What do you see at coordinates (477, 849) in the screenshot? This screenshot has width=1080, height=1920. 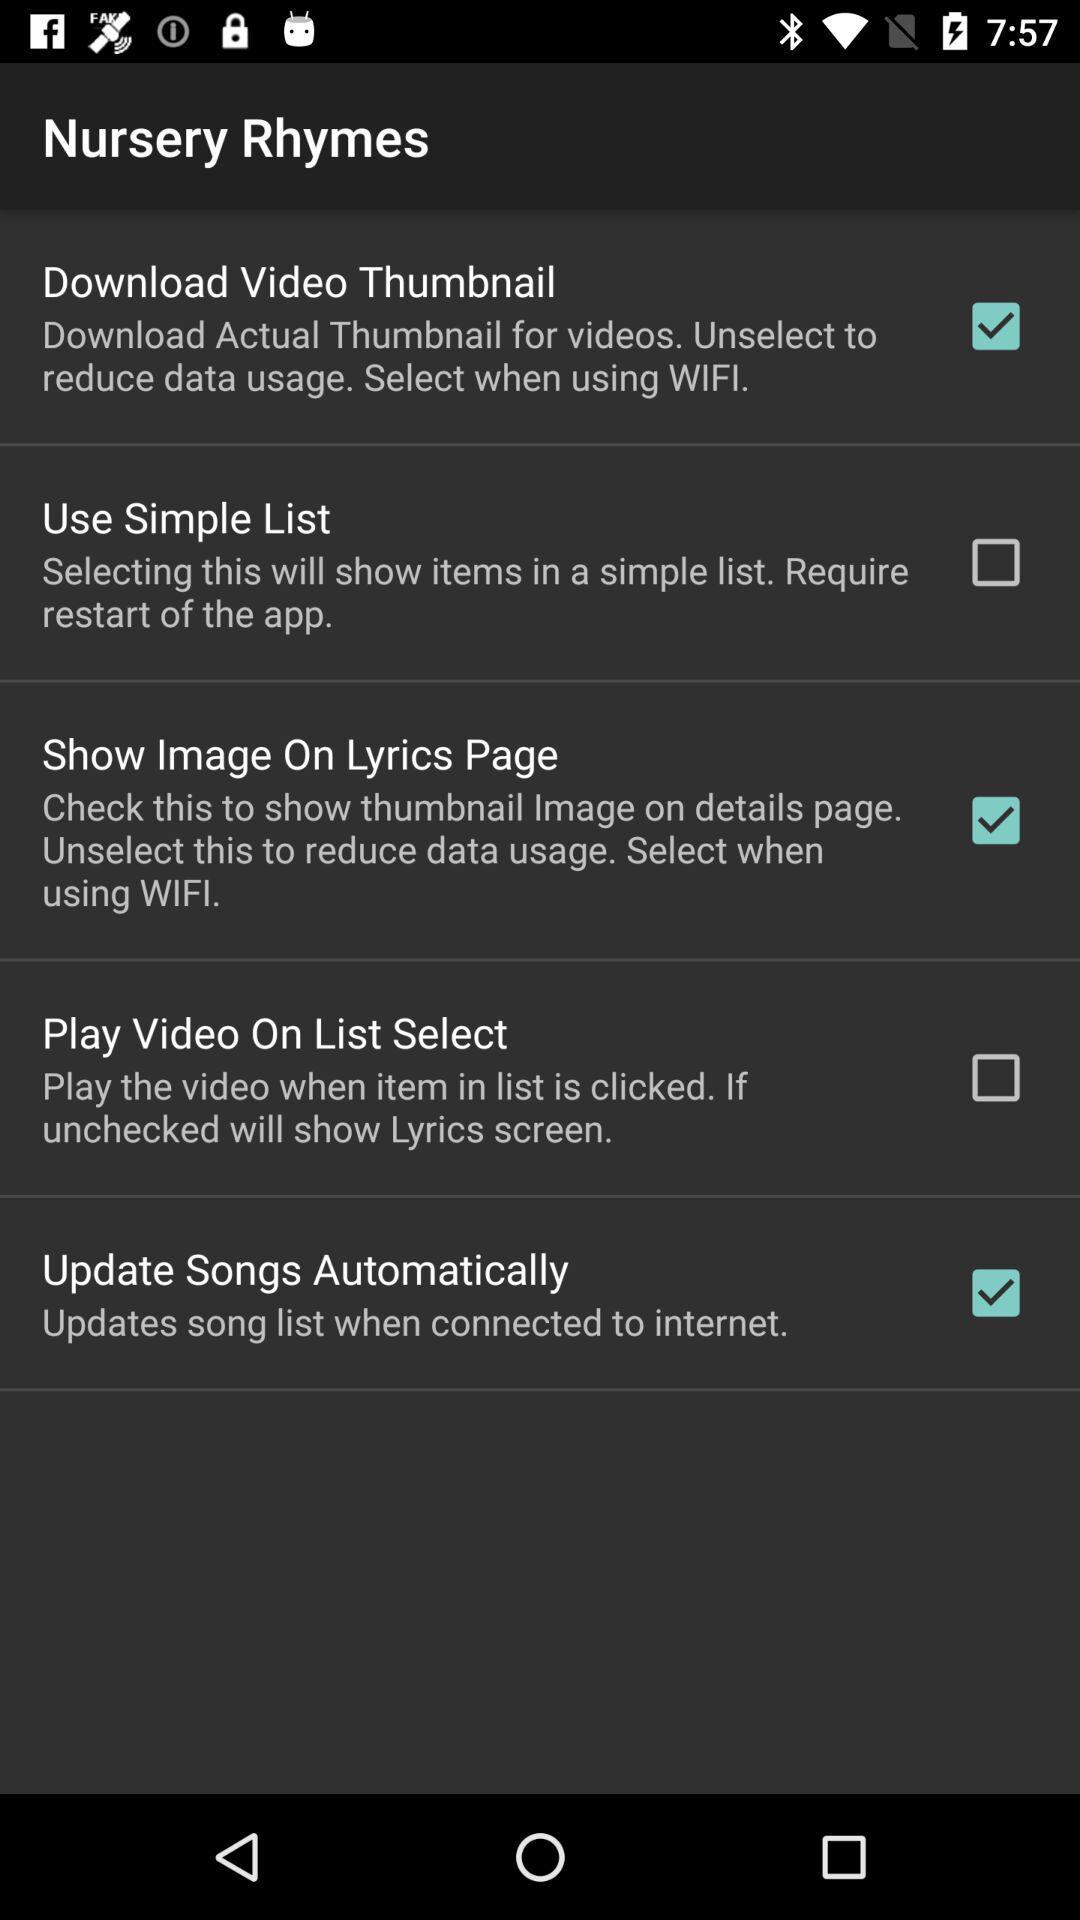 I see `icon below the show image on app` at bounding box center [477, 849].